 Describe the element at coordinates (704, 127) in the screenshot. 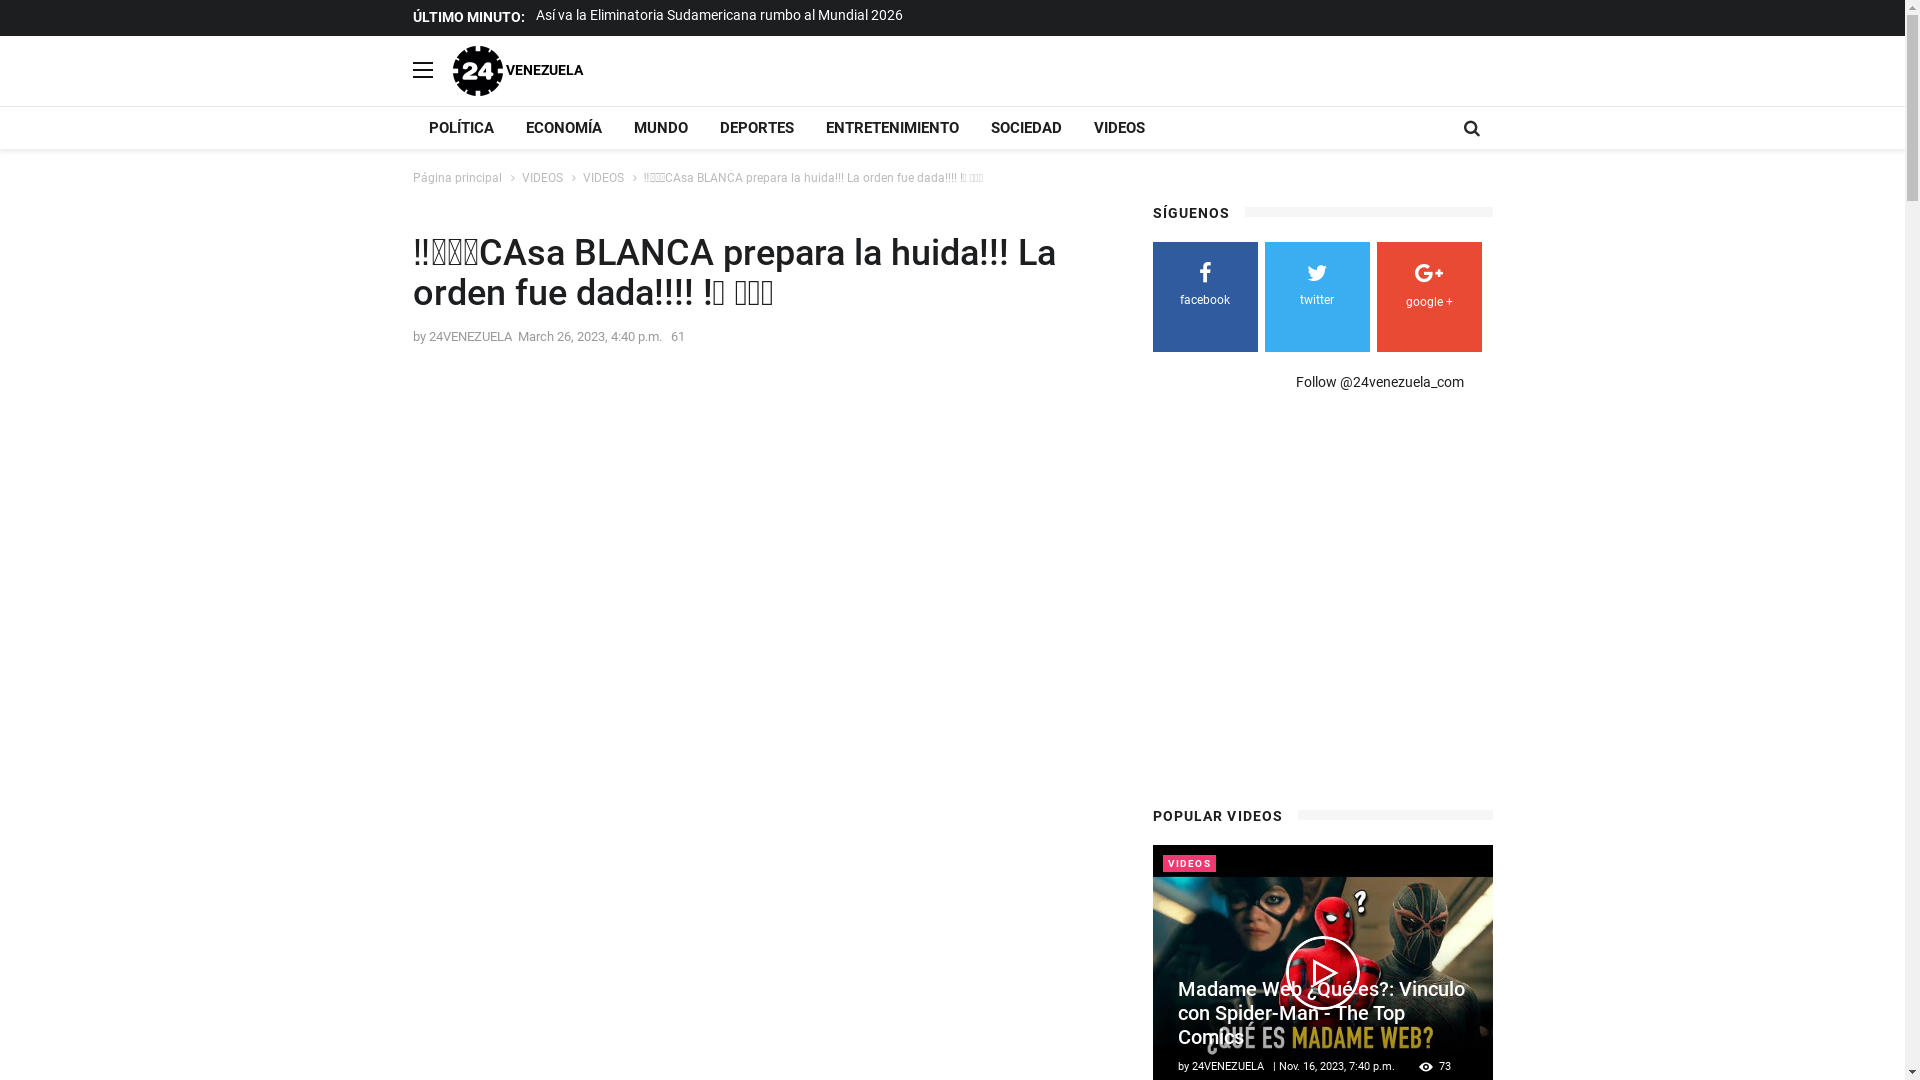

I see `'DEPORTES'` at that location.